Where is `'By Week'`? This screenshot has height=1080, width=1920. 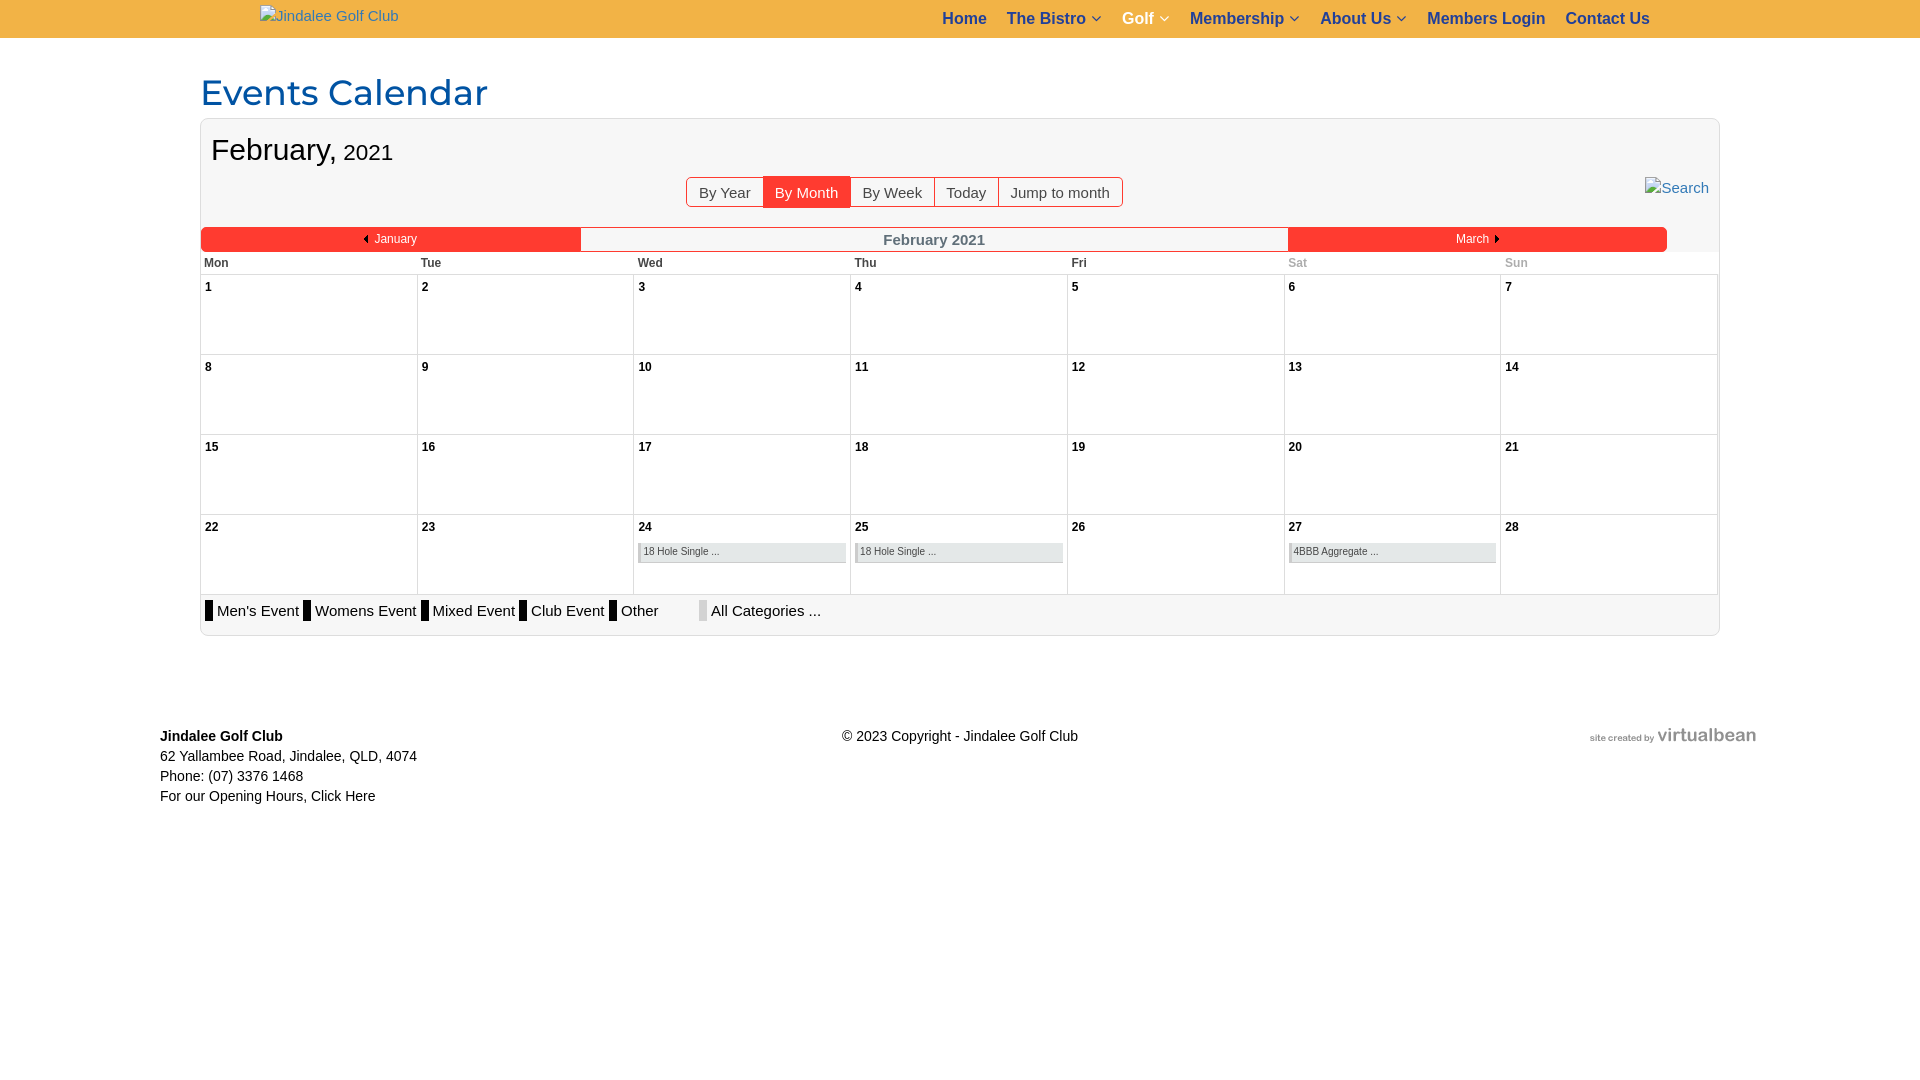
'By Week' is located at coordinates (891, 192).